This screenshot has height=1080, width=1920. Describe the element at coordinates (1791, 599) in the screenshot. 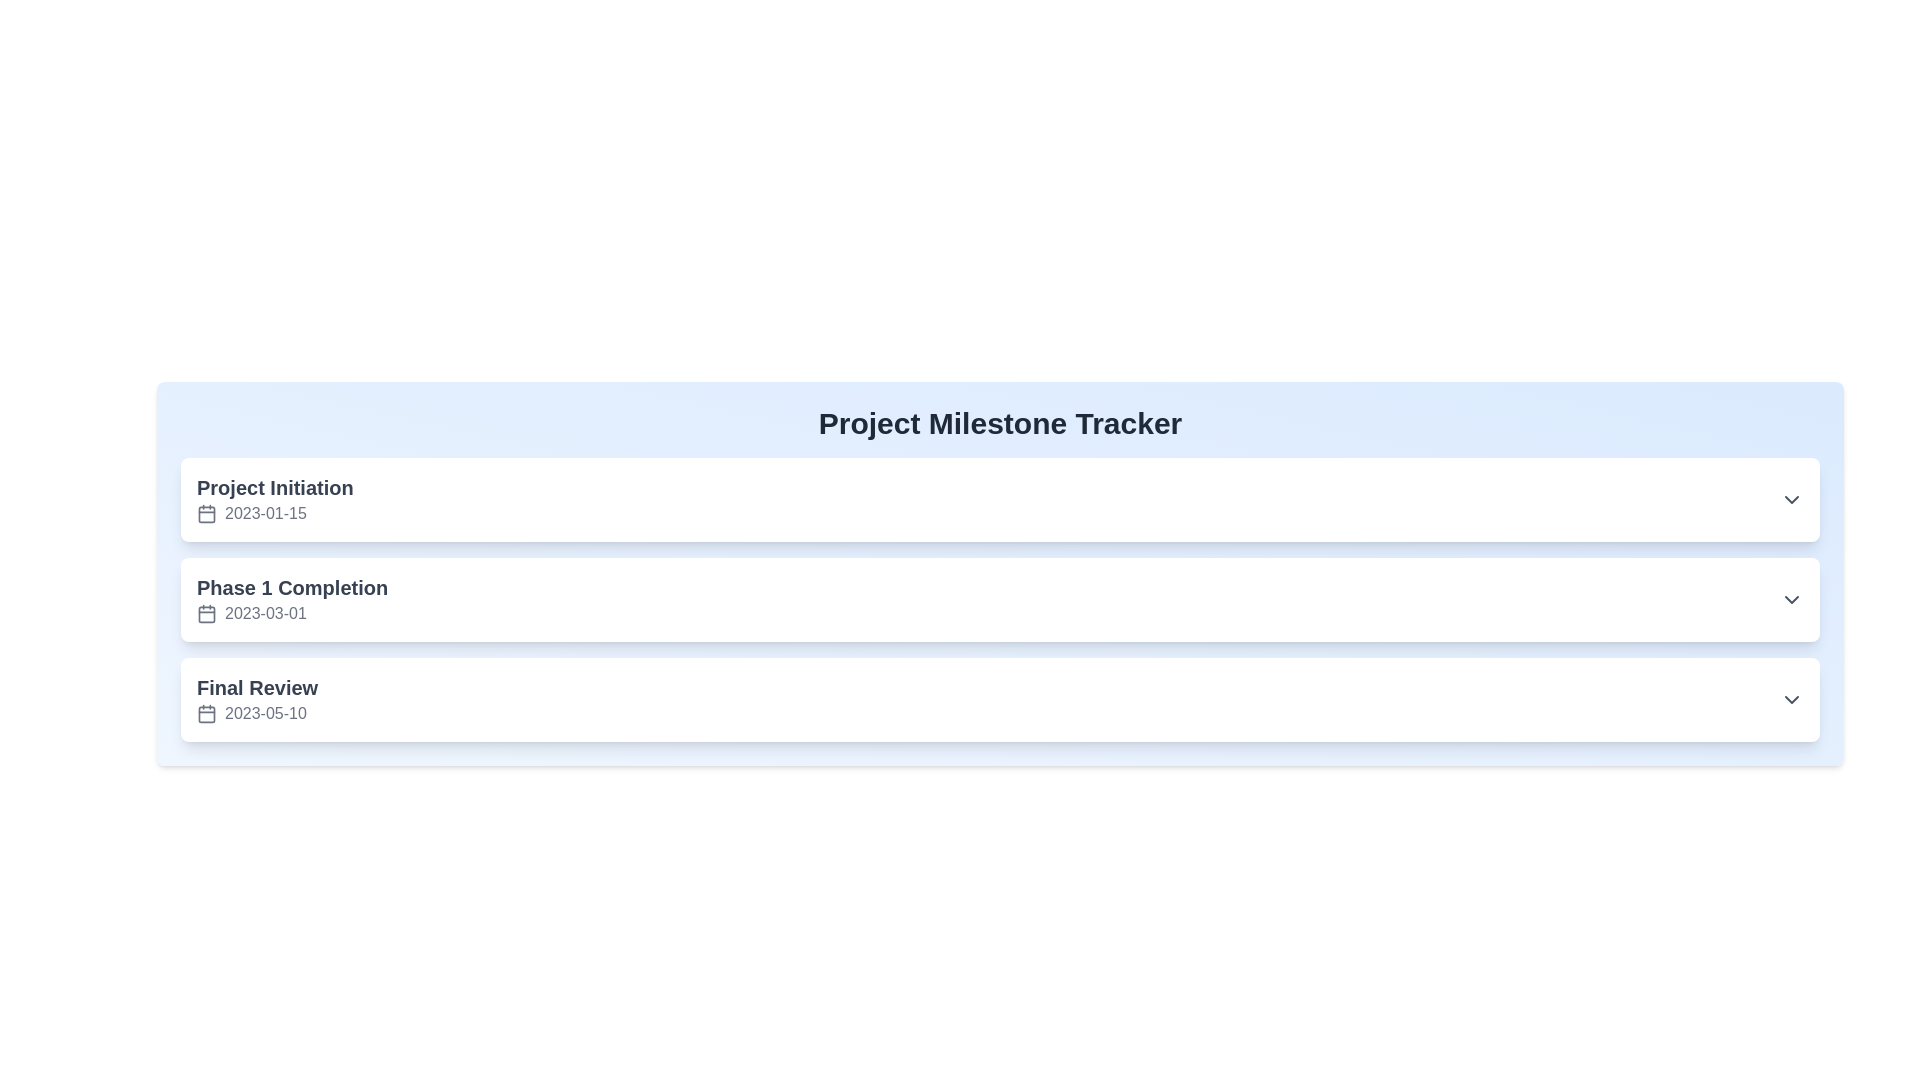

I see `the downward-facing chevron icon of the Dropdown toggle button located on the right-hand side of the list item for 'Phase 1 Completion' to change its appearance` at that location.